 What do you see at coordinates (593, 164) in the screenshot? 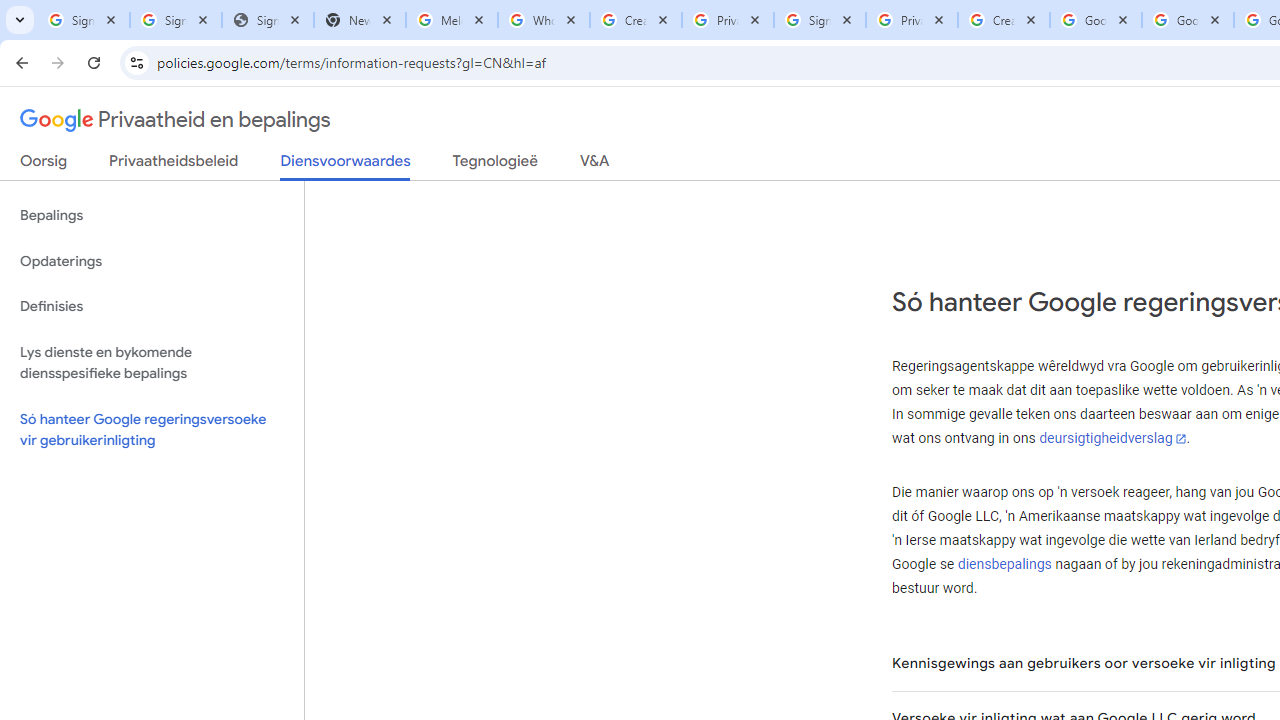
I see `'V&A'` at bounding box center [593, 164].